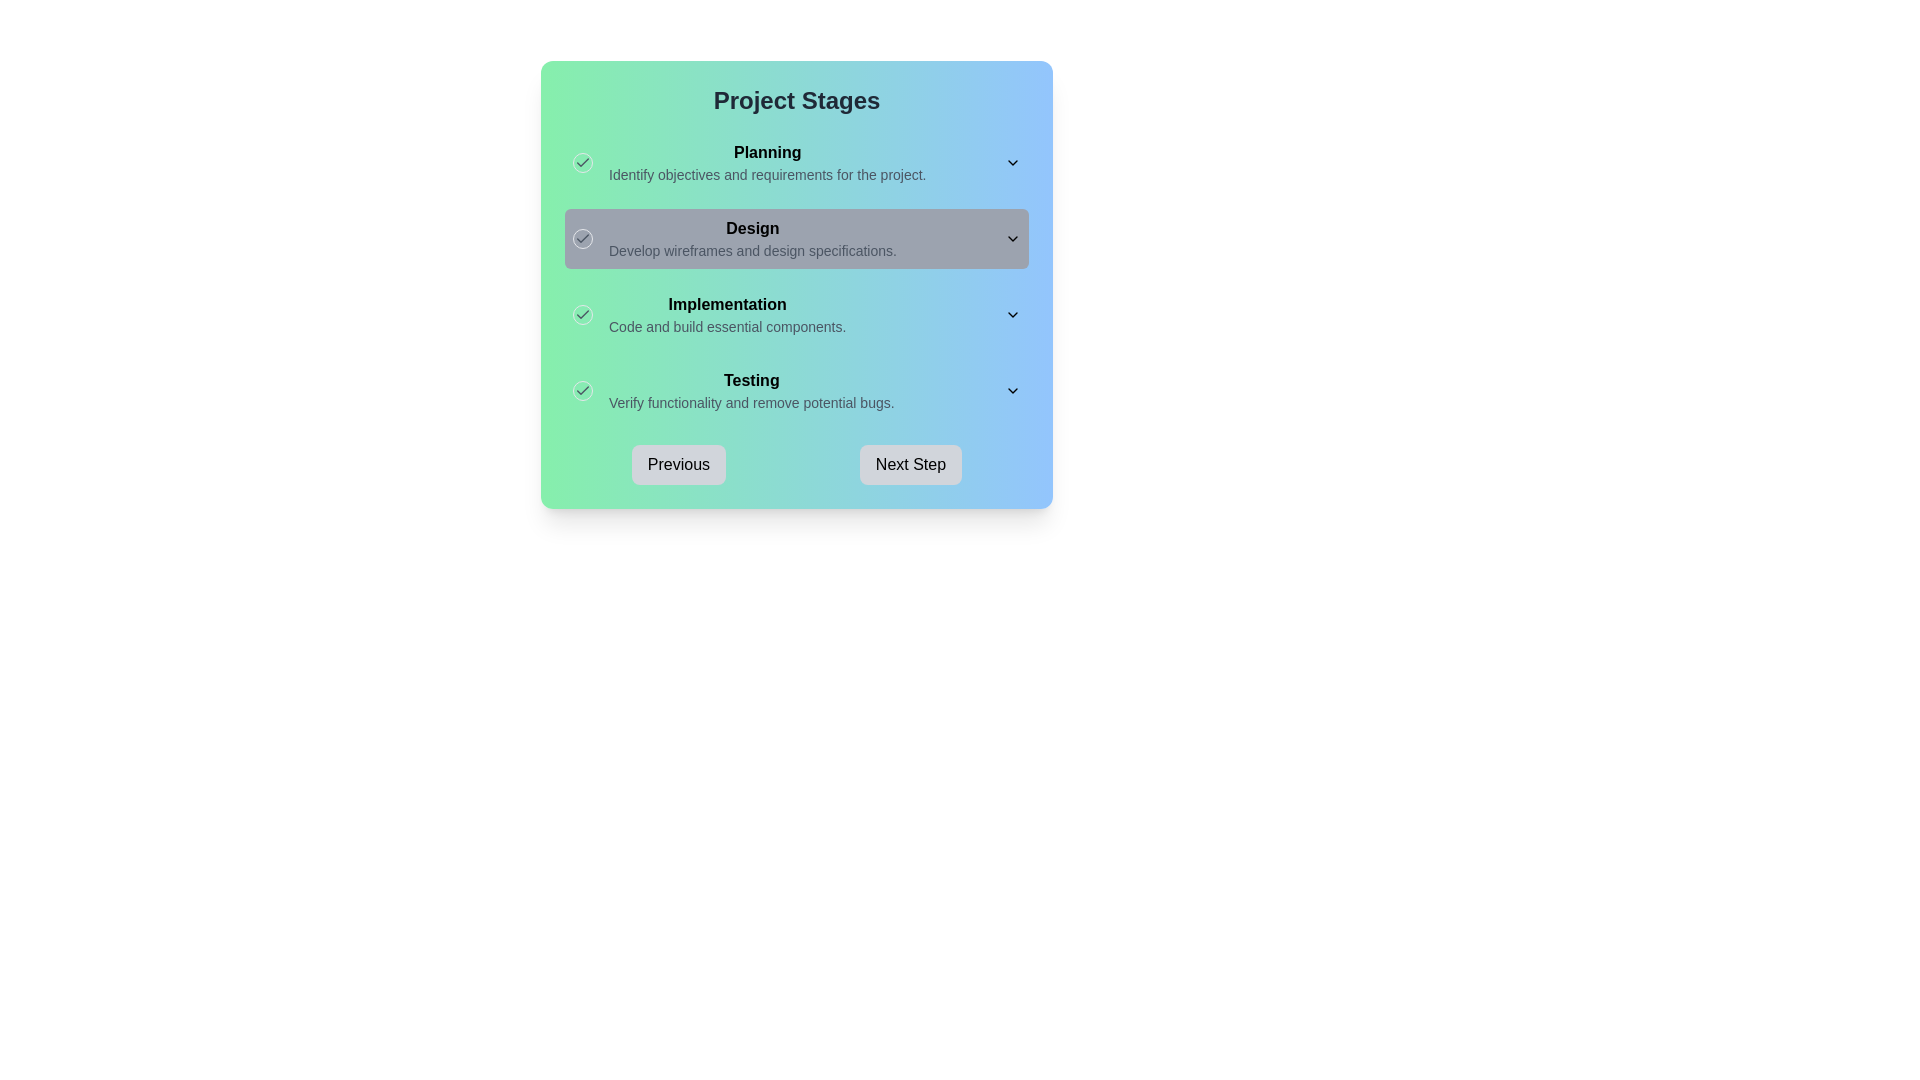 The image size is (1920, 1080). I want to click on information presented in the expandable section titled 'Design', which contains the description 'Develop wireframes and design specifications.', so click(795, 238).